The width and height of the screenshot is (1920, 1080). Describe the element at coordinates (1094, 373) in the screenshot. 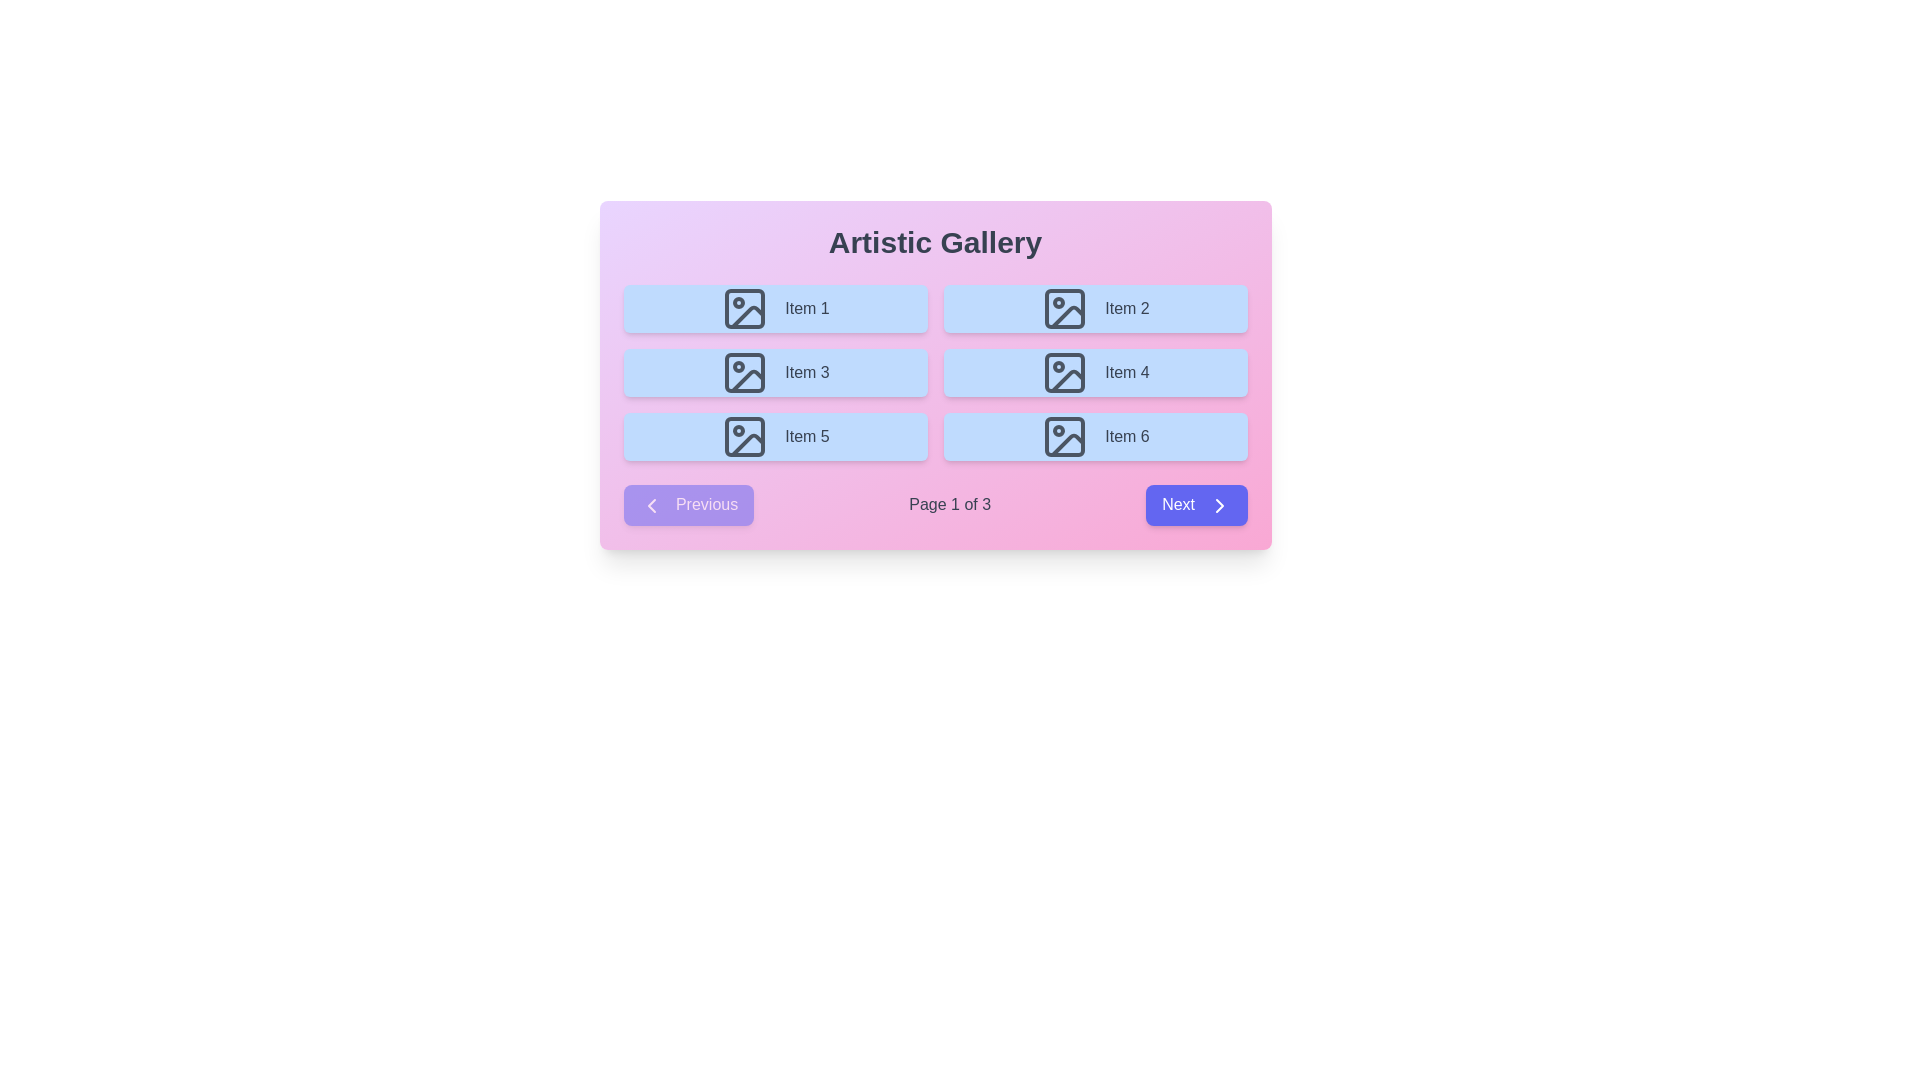

I see `the Card component representing 'Item 4', located in the second row and second column of the grid layout` at that location.